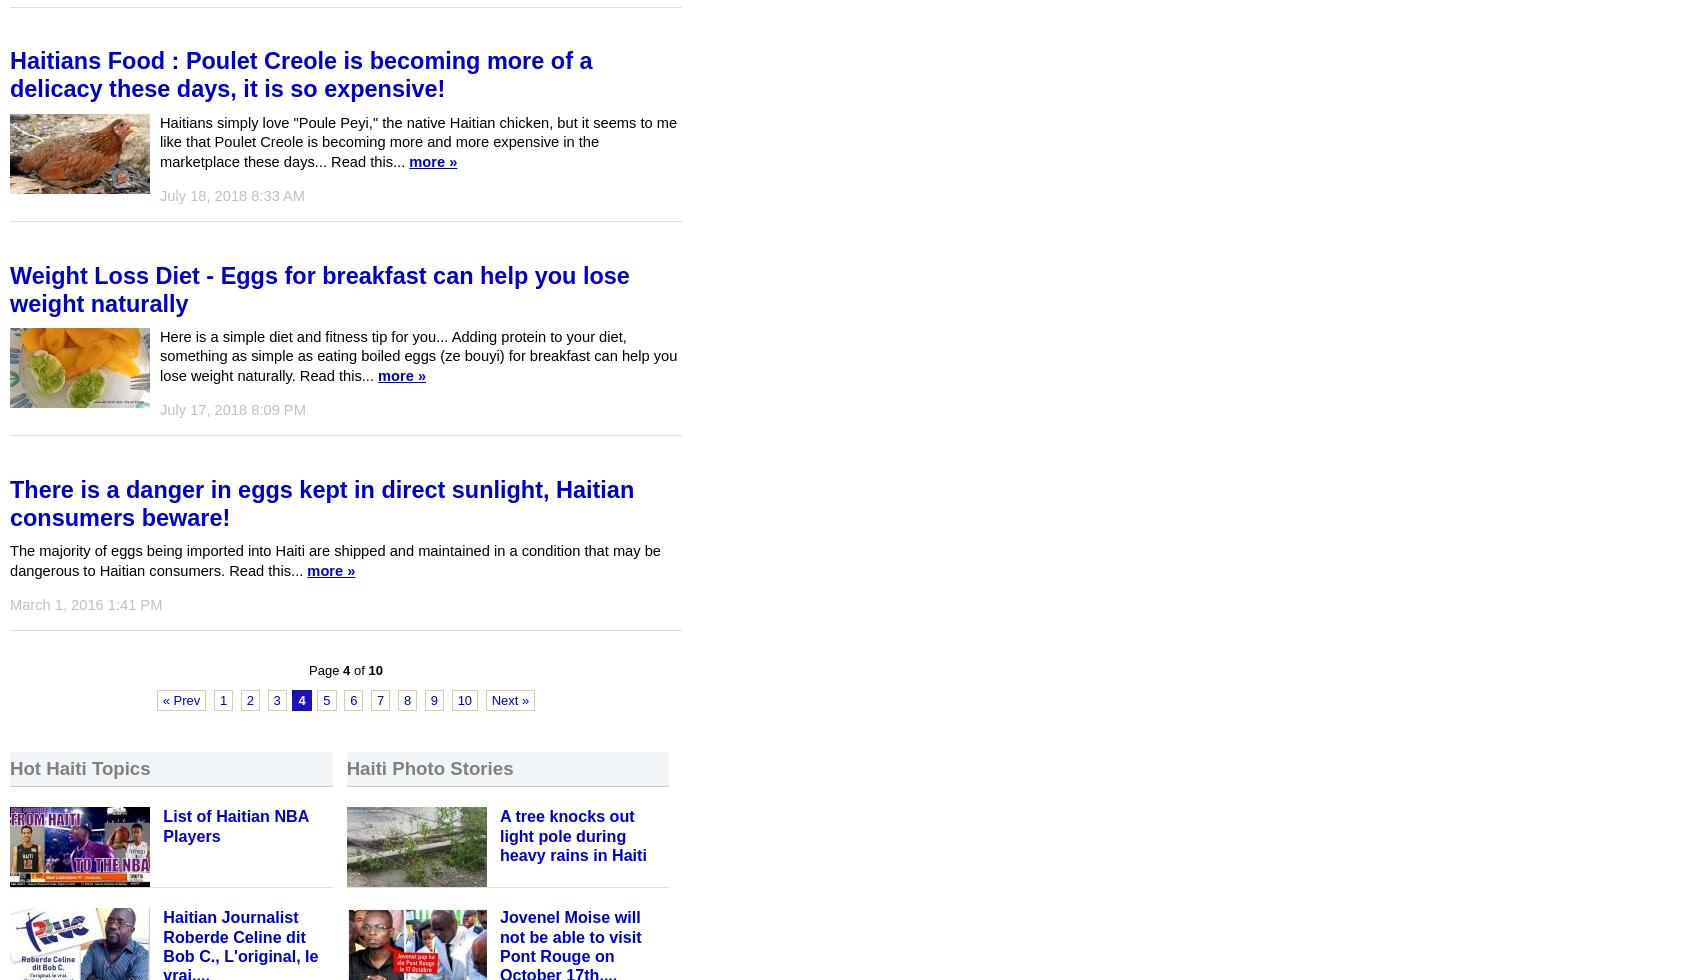 This screenshot has width=1686, height=980. Describe the element at coordinates (325, 670) in the screenshot. I see `'Page'` at that location.